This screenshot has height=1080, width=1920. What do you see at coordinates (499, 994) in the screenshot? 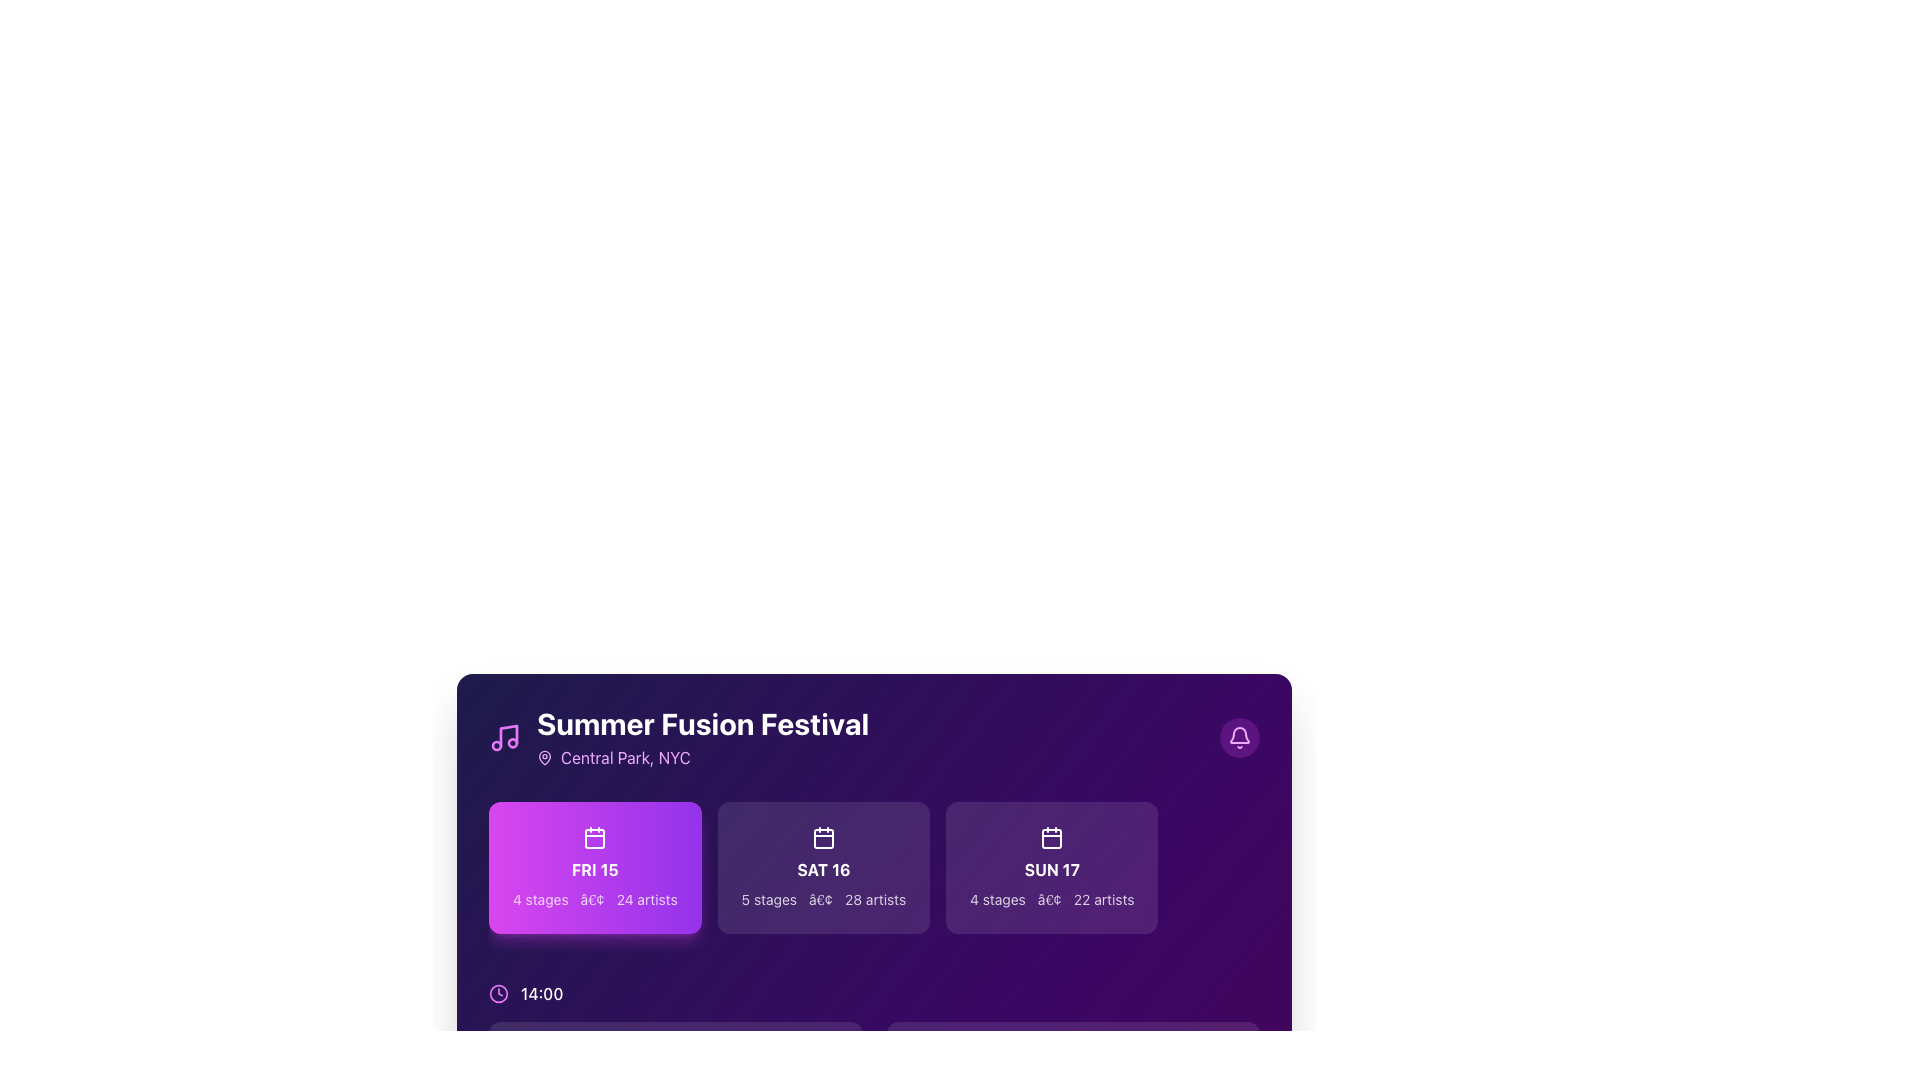
I see `the time-related icon located in the bottom-left corner of the card-like section, positioned near the text '14:00'` at bounding box center [499, 994].